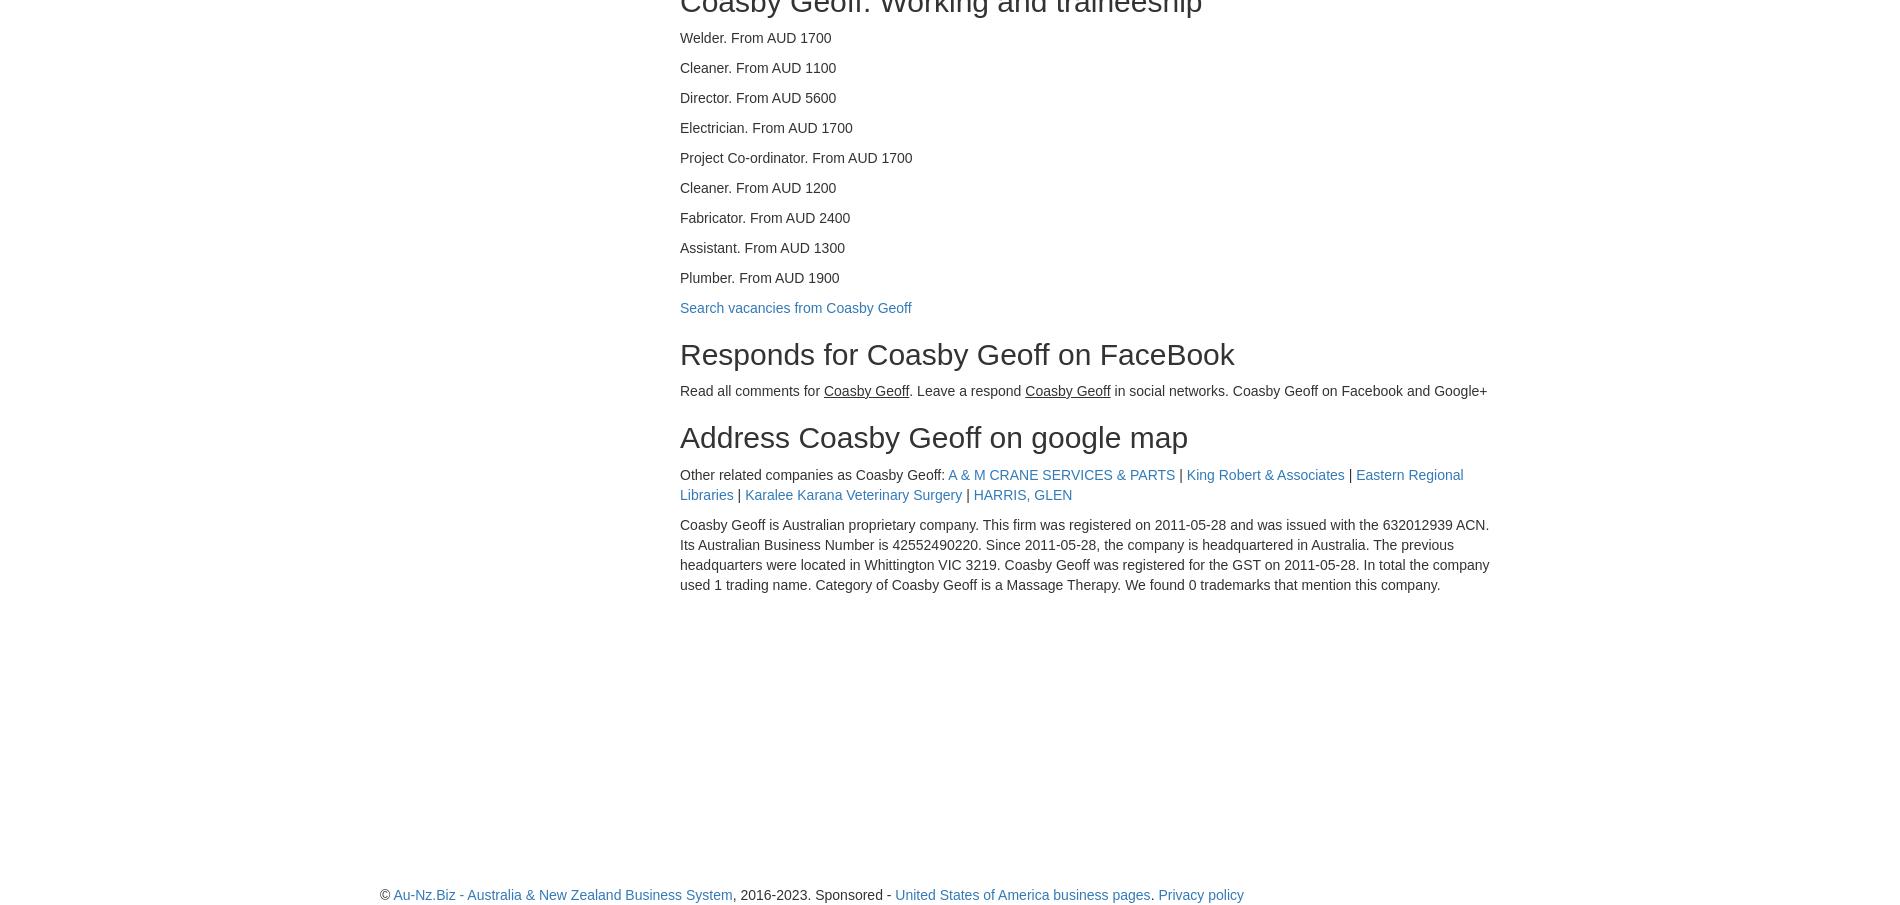  Describe the element at coordinates (1297, 389) in the screenshot. I see `'in social networks.
					Coasby Geoff on Facebook and Google+'` at that location.